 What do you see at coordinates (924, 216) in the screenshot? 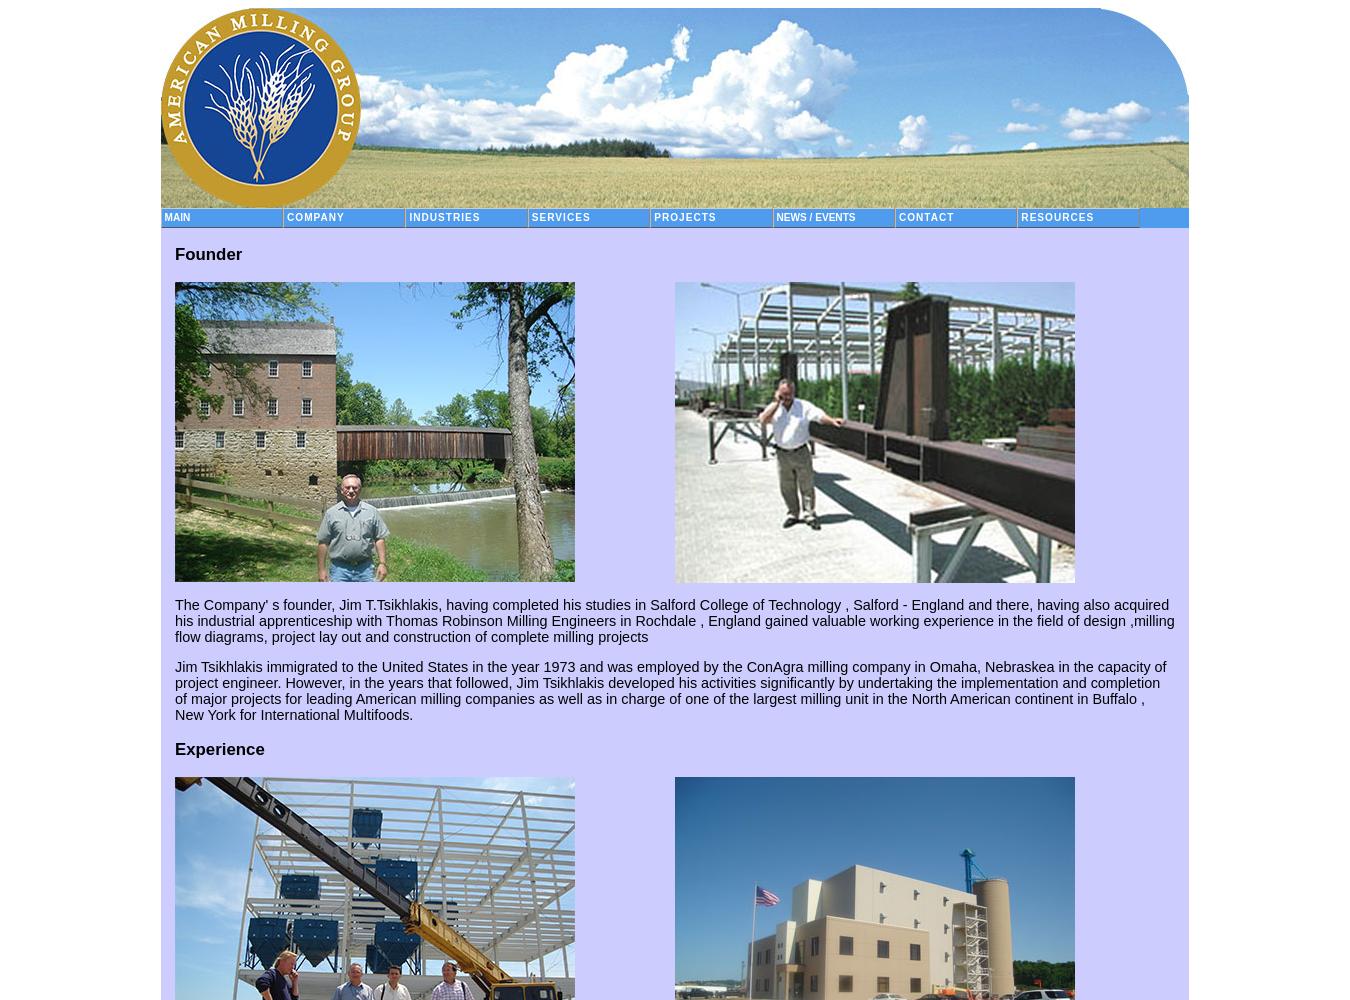
I see `'Contact'` at bounding box center [924, 216].